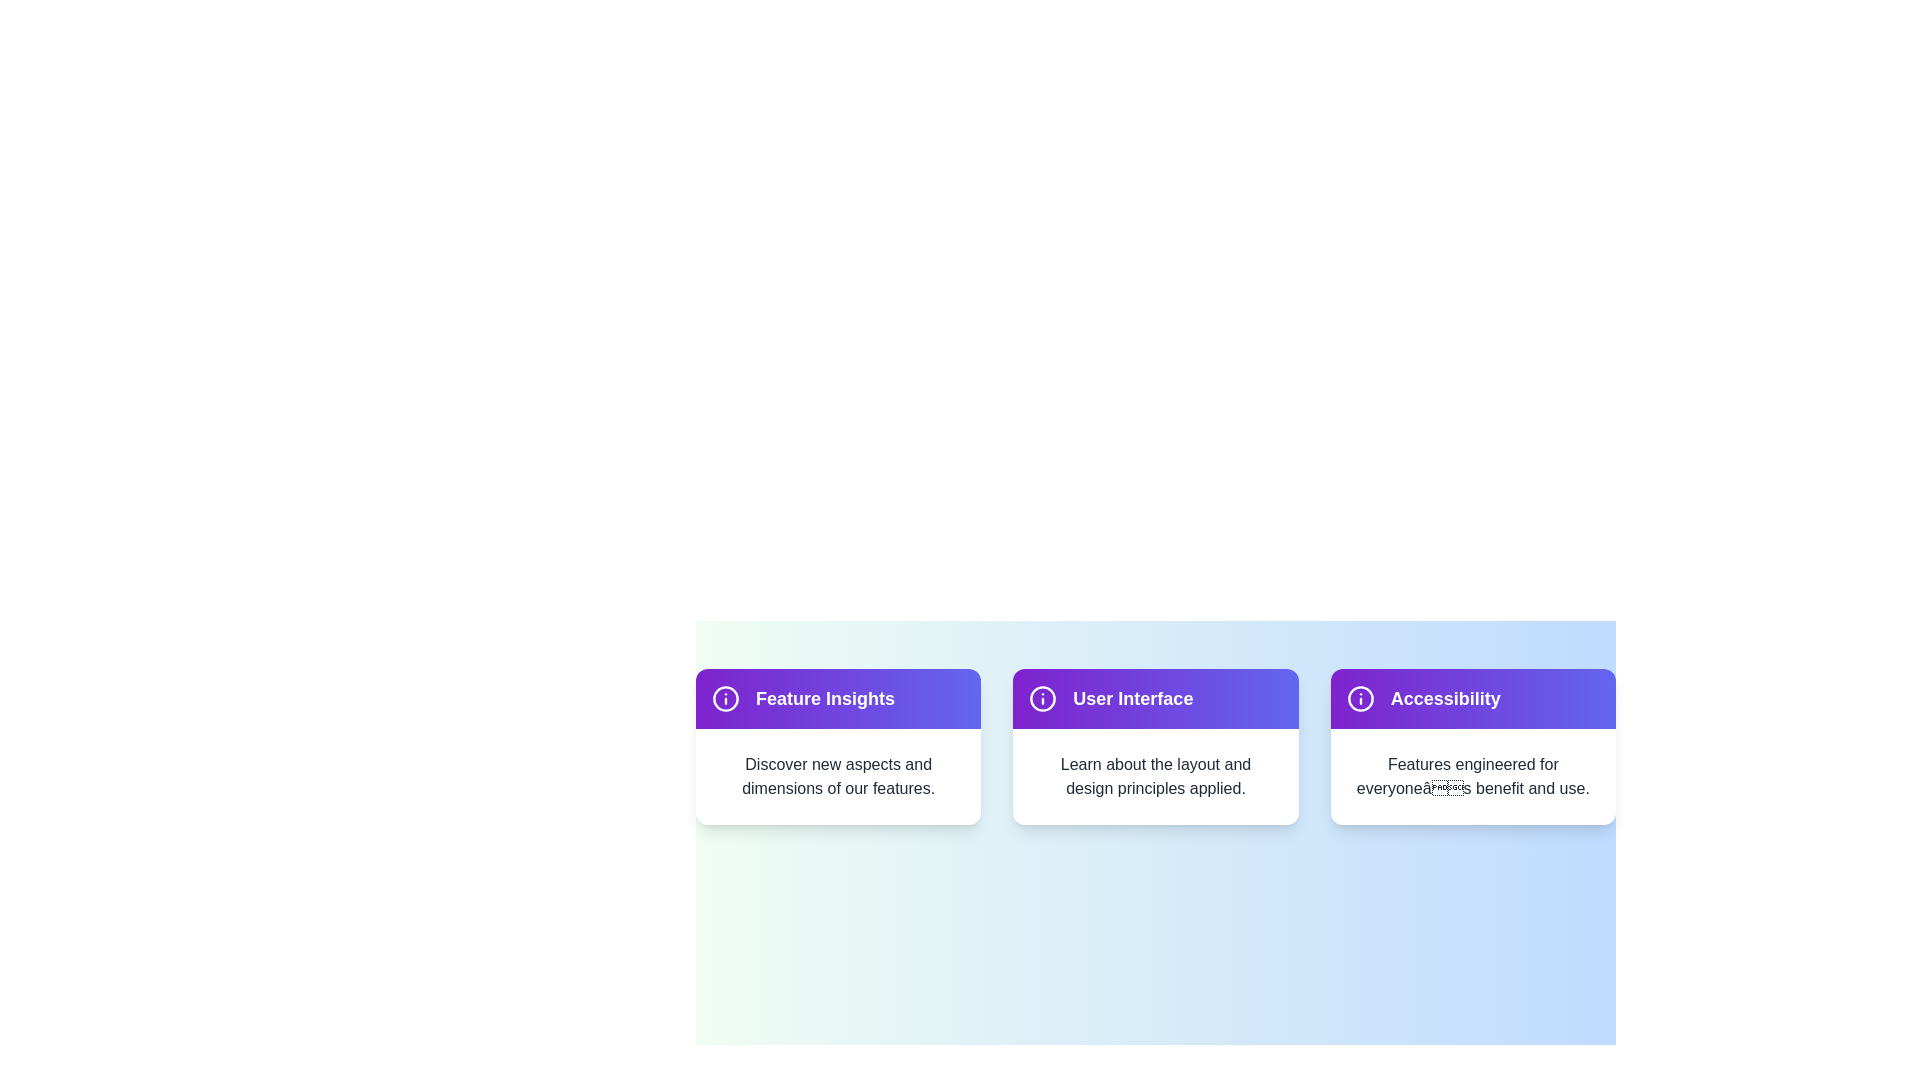  Describe the element at coordinates (1042, 697) in the screenshot. I see `the decorative circular graphic located inside the icon at the top-left corner of the 'User Interface' card in the second card of a three-card horizontal layout` at that location.